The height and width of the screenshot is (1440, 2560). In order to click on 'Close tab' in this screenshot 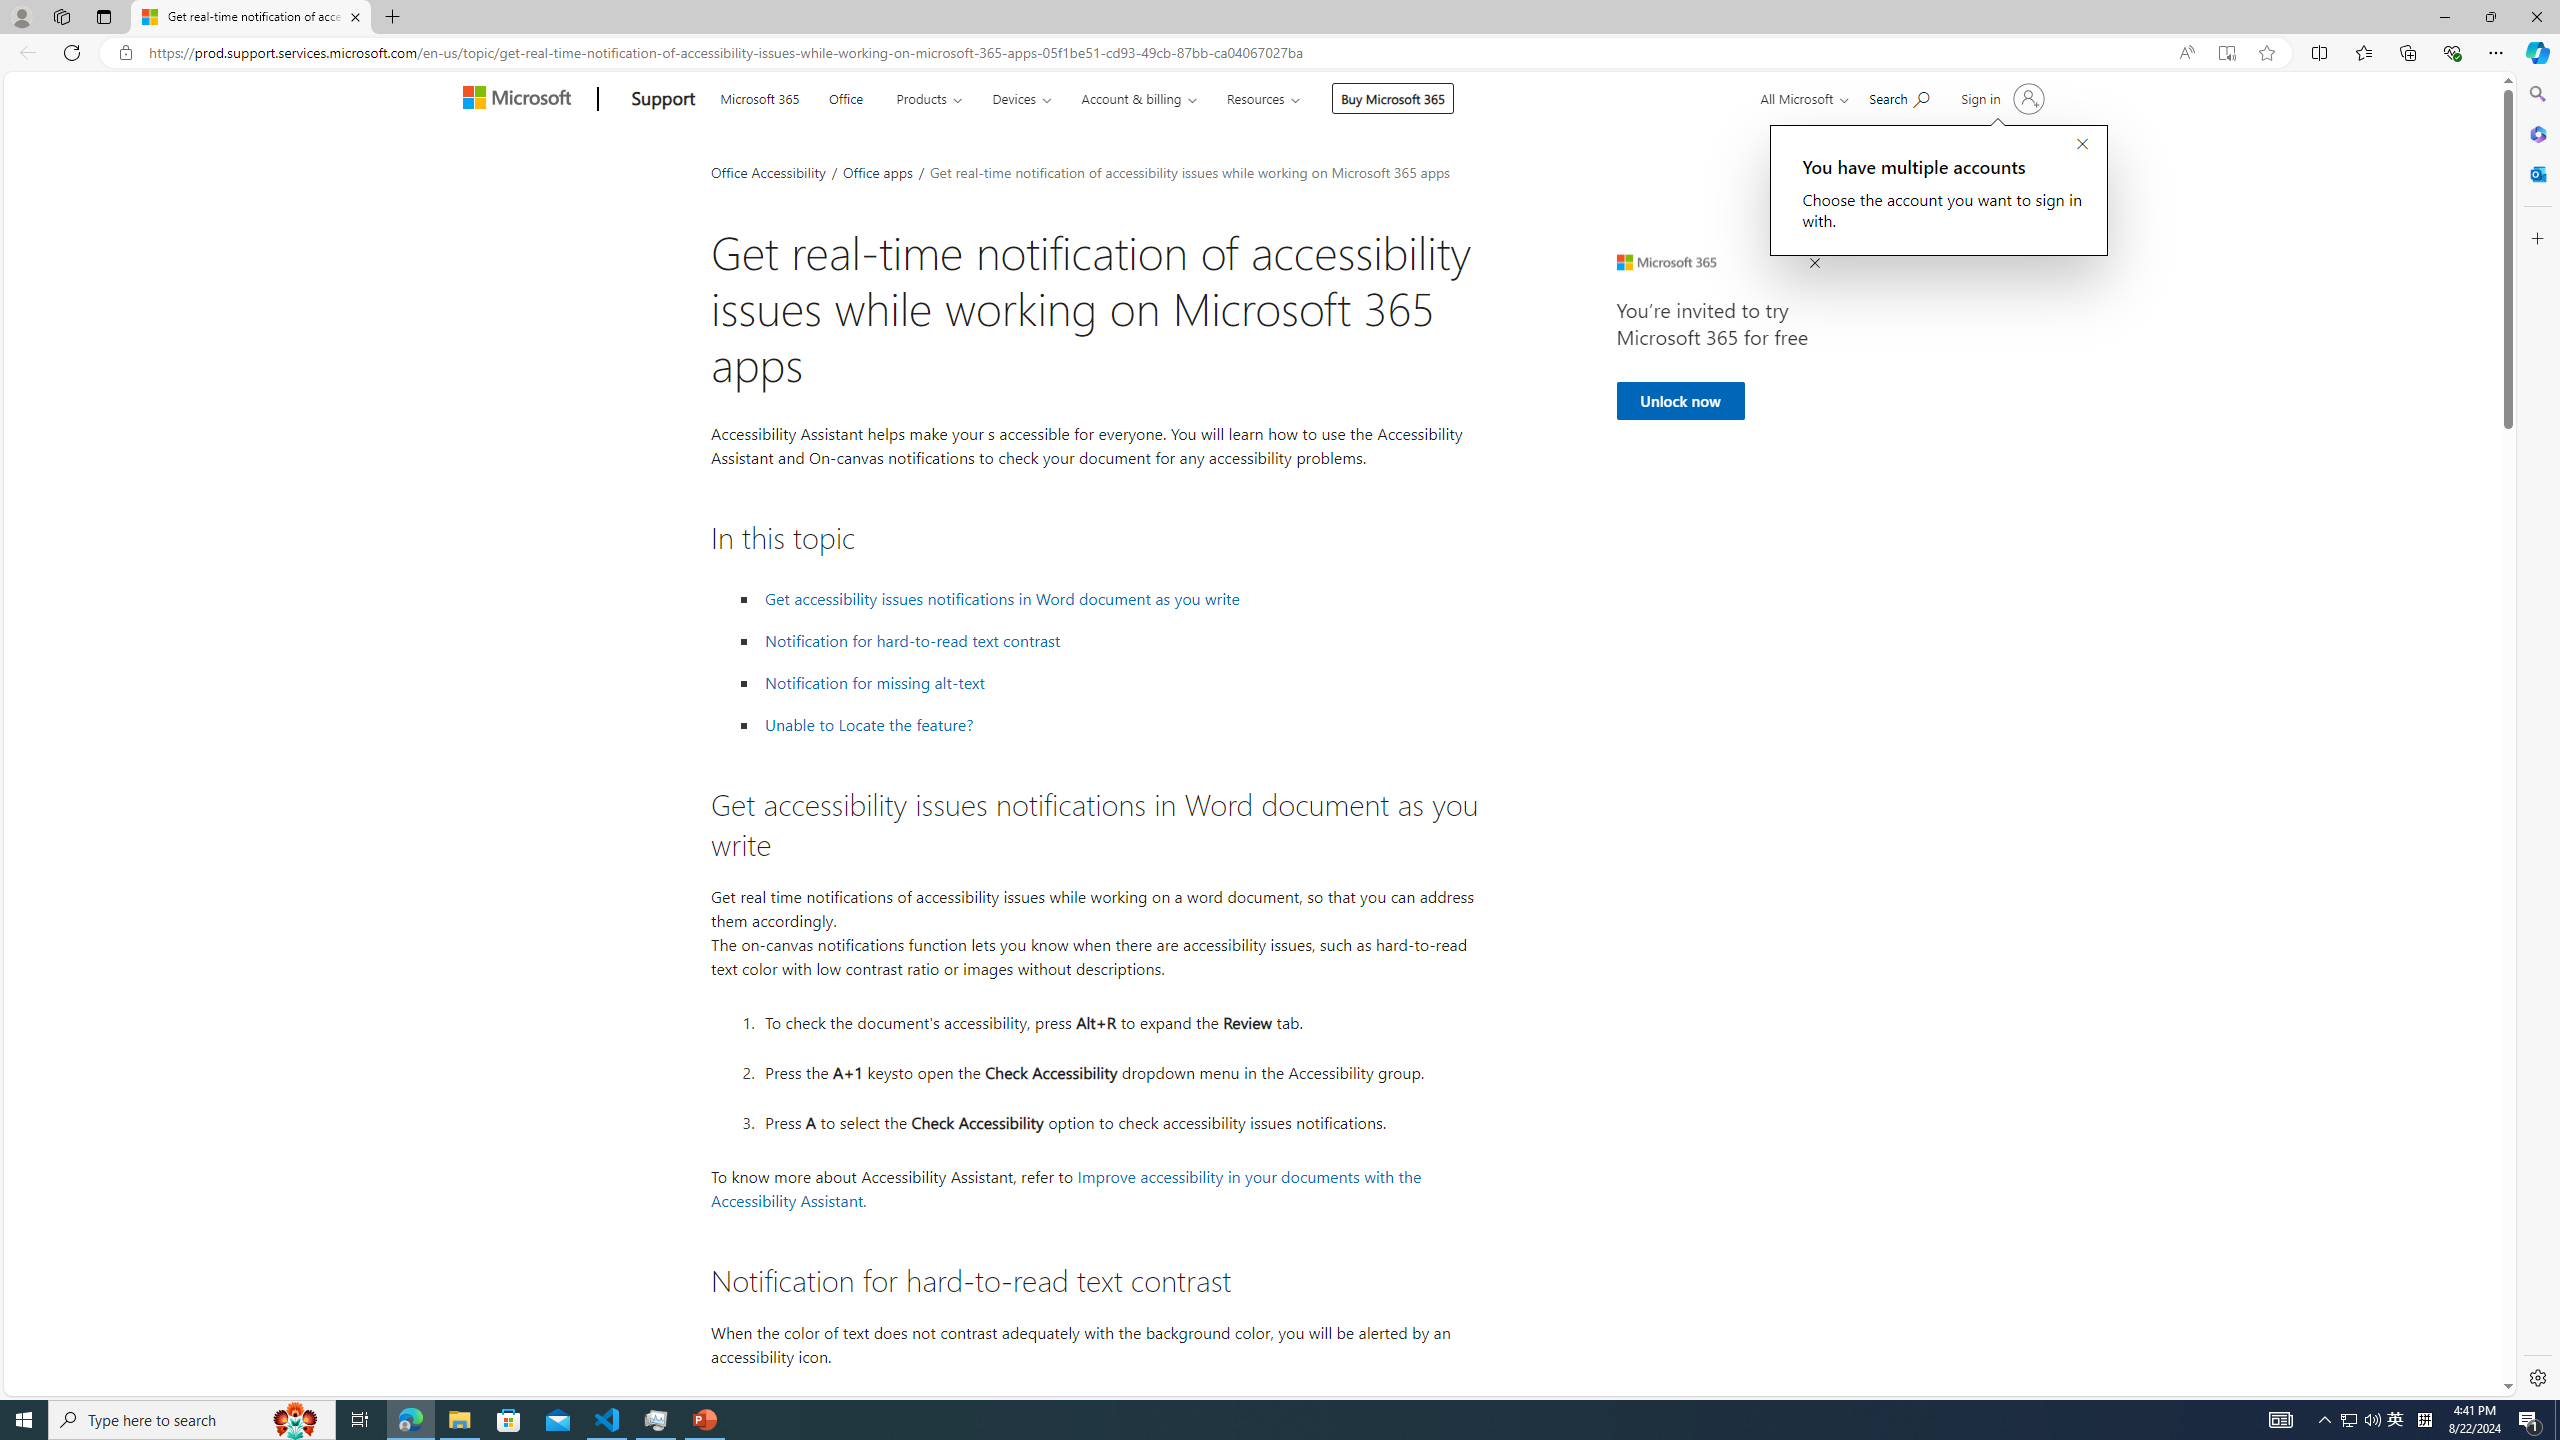, I will do `click(354, 16)`.